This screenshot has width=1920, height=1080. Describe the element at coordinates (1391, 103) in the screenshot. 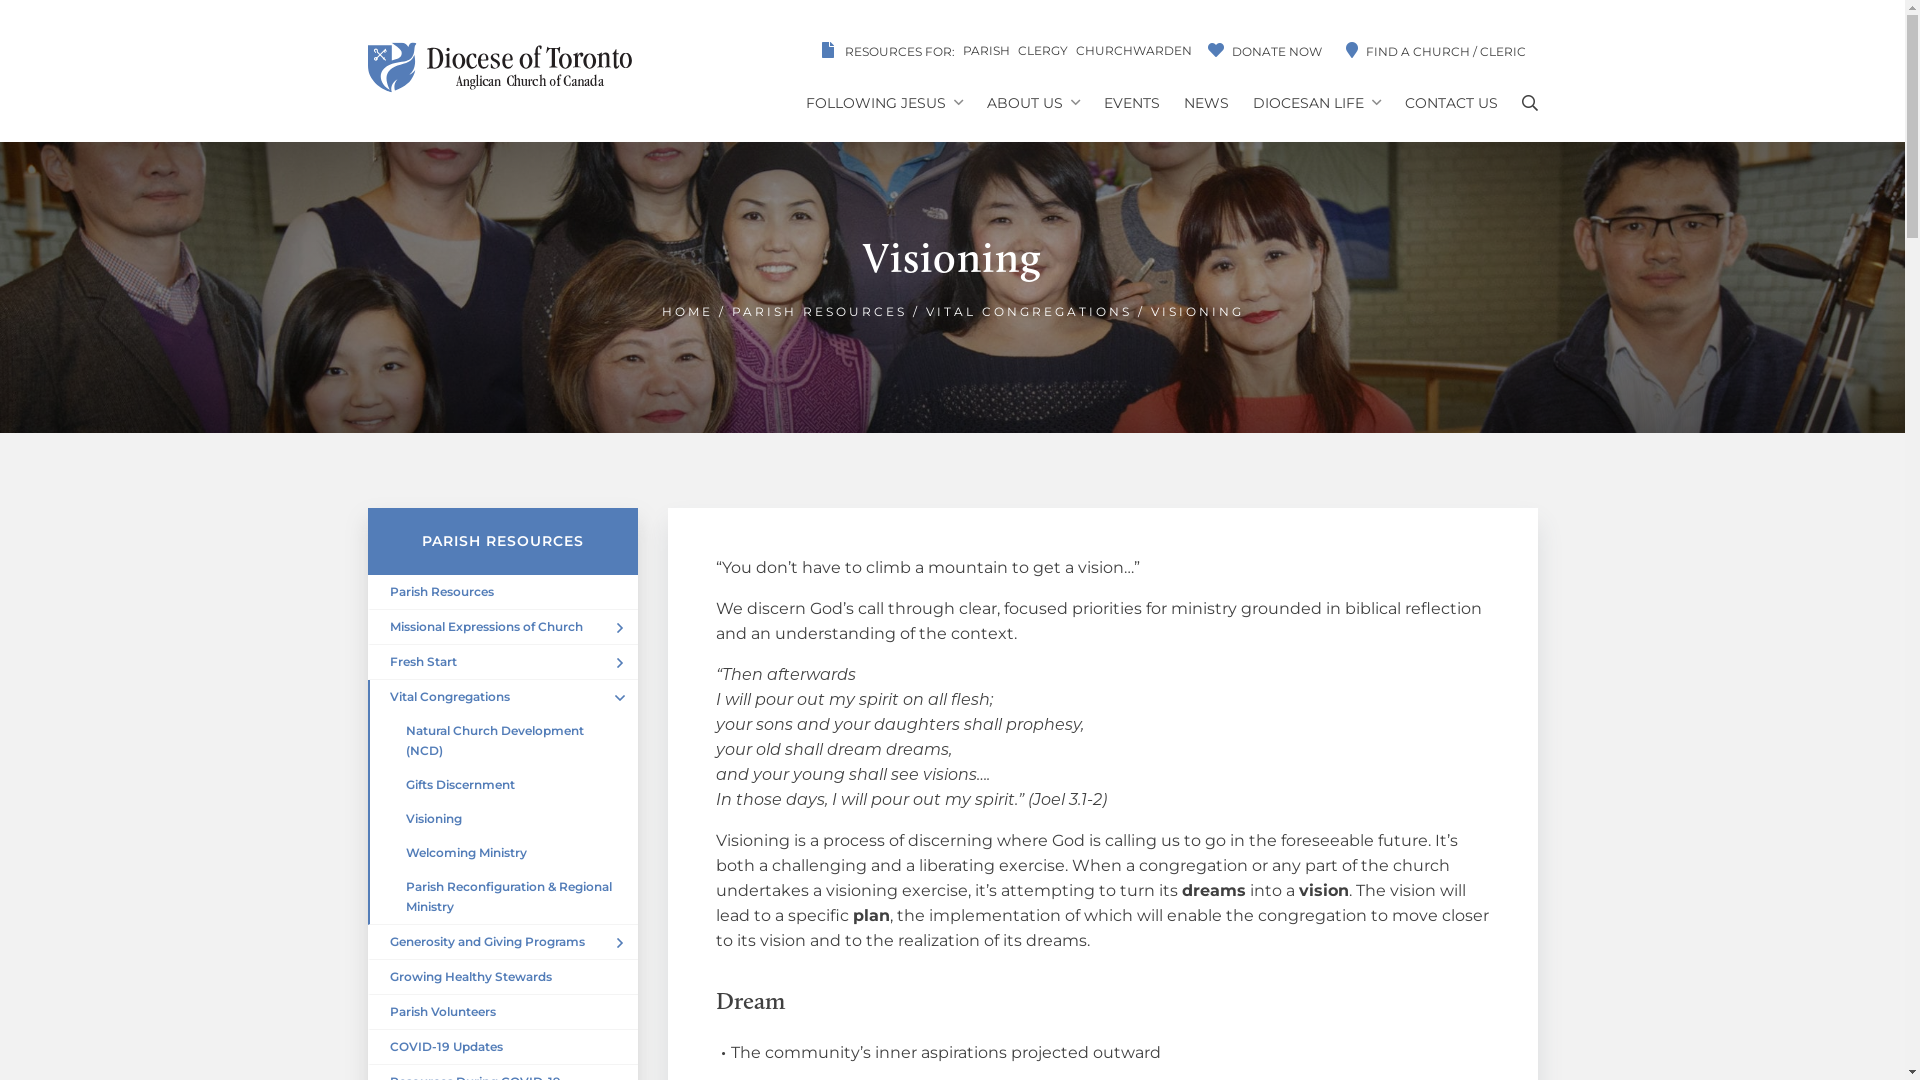

I see `'CONTACT US'` at that location.